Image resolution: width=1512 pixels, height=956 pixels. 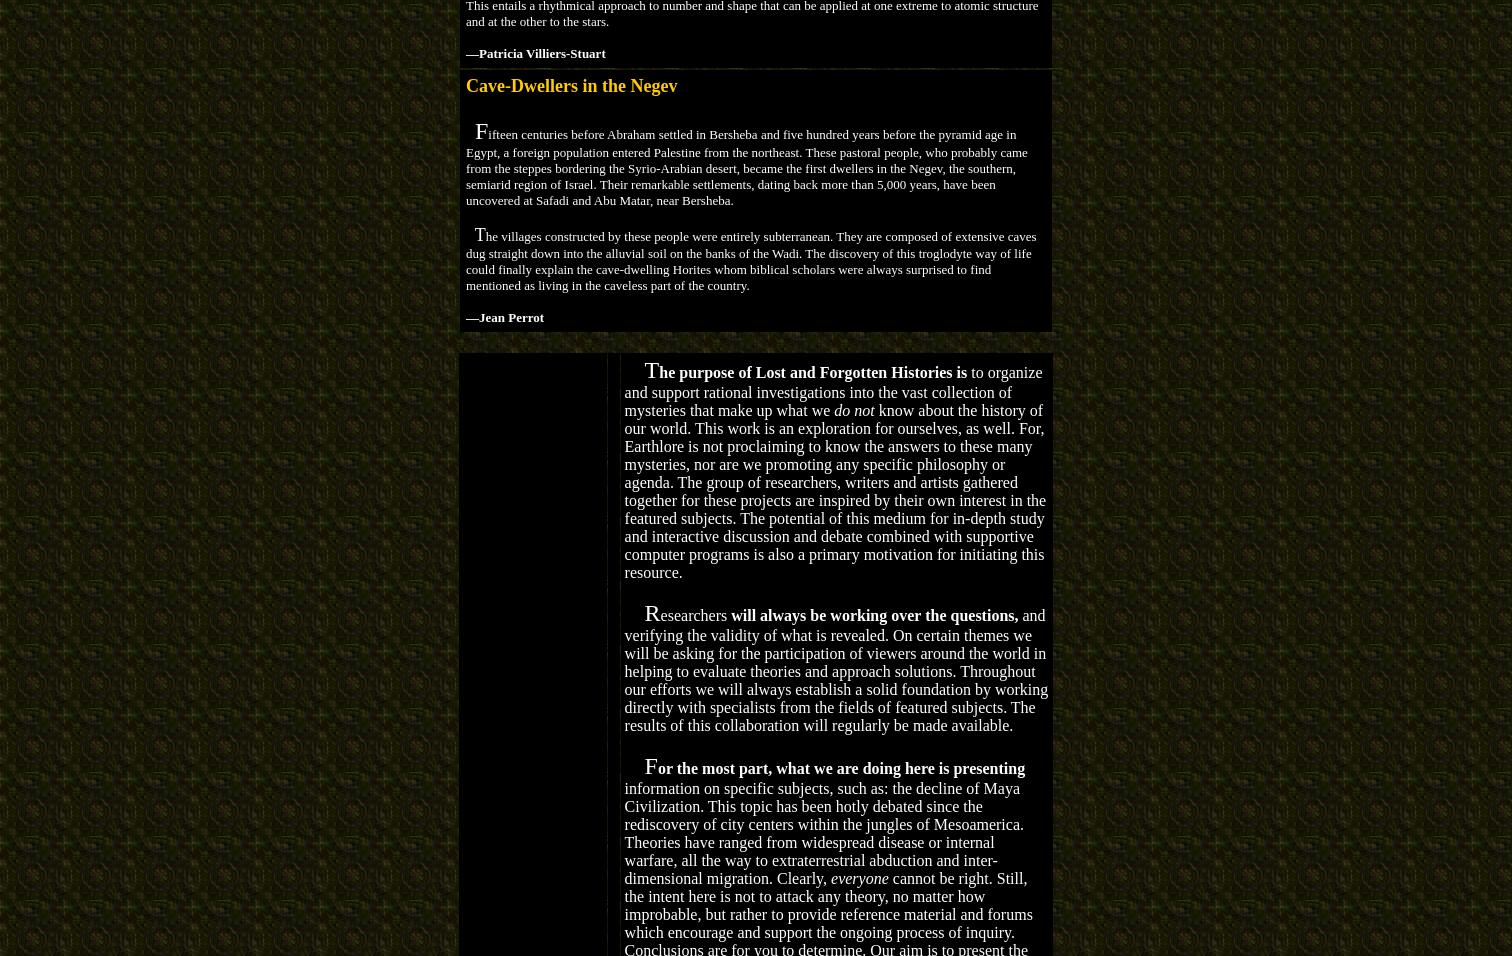 What do you see at coordinates (656, 766) in the screenshot?
I see `'or 
        the most part, what we are doing here is presenting'` at bounding box center [656, 766].